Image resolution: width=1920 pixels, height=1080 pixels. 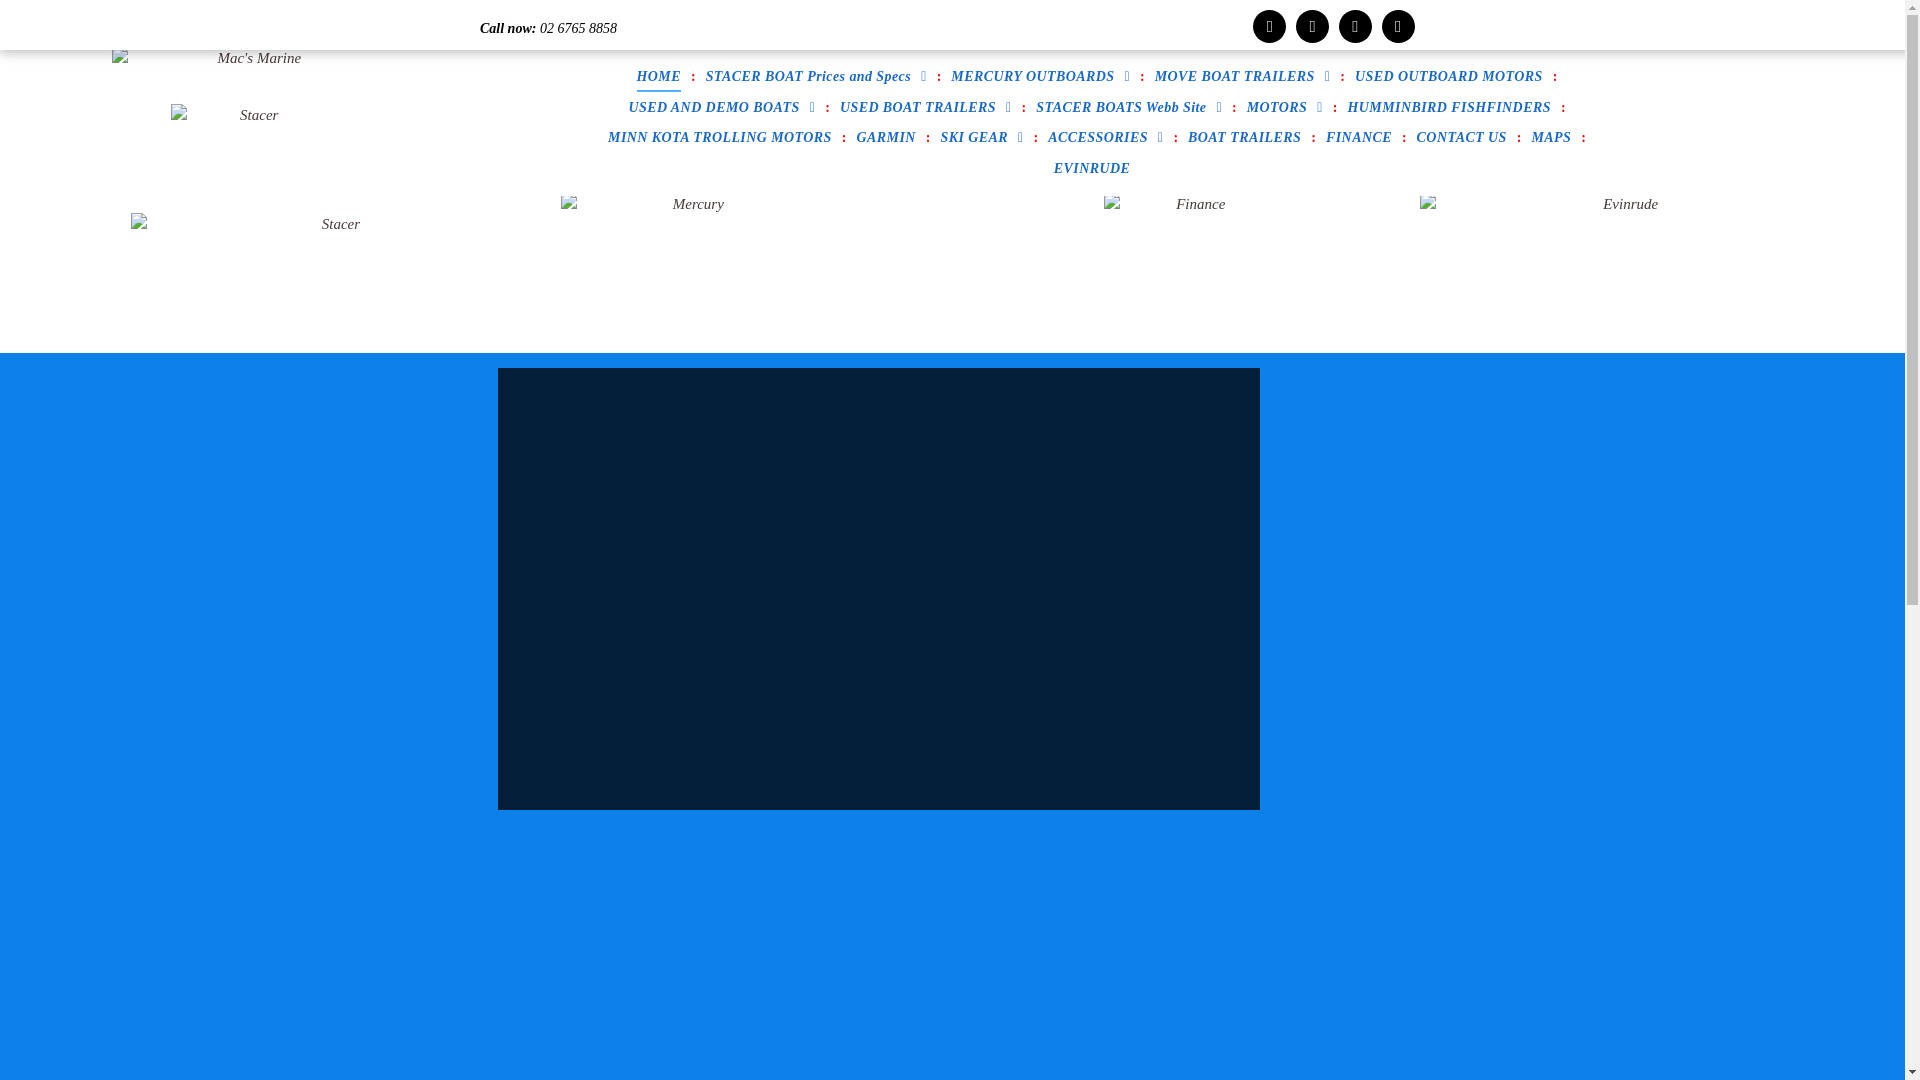 I want to click on 'HOME', so click(x=626, y=76).